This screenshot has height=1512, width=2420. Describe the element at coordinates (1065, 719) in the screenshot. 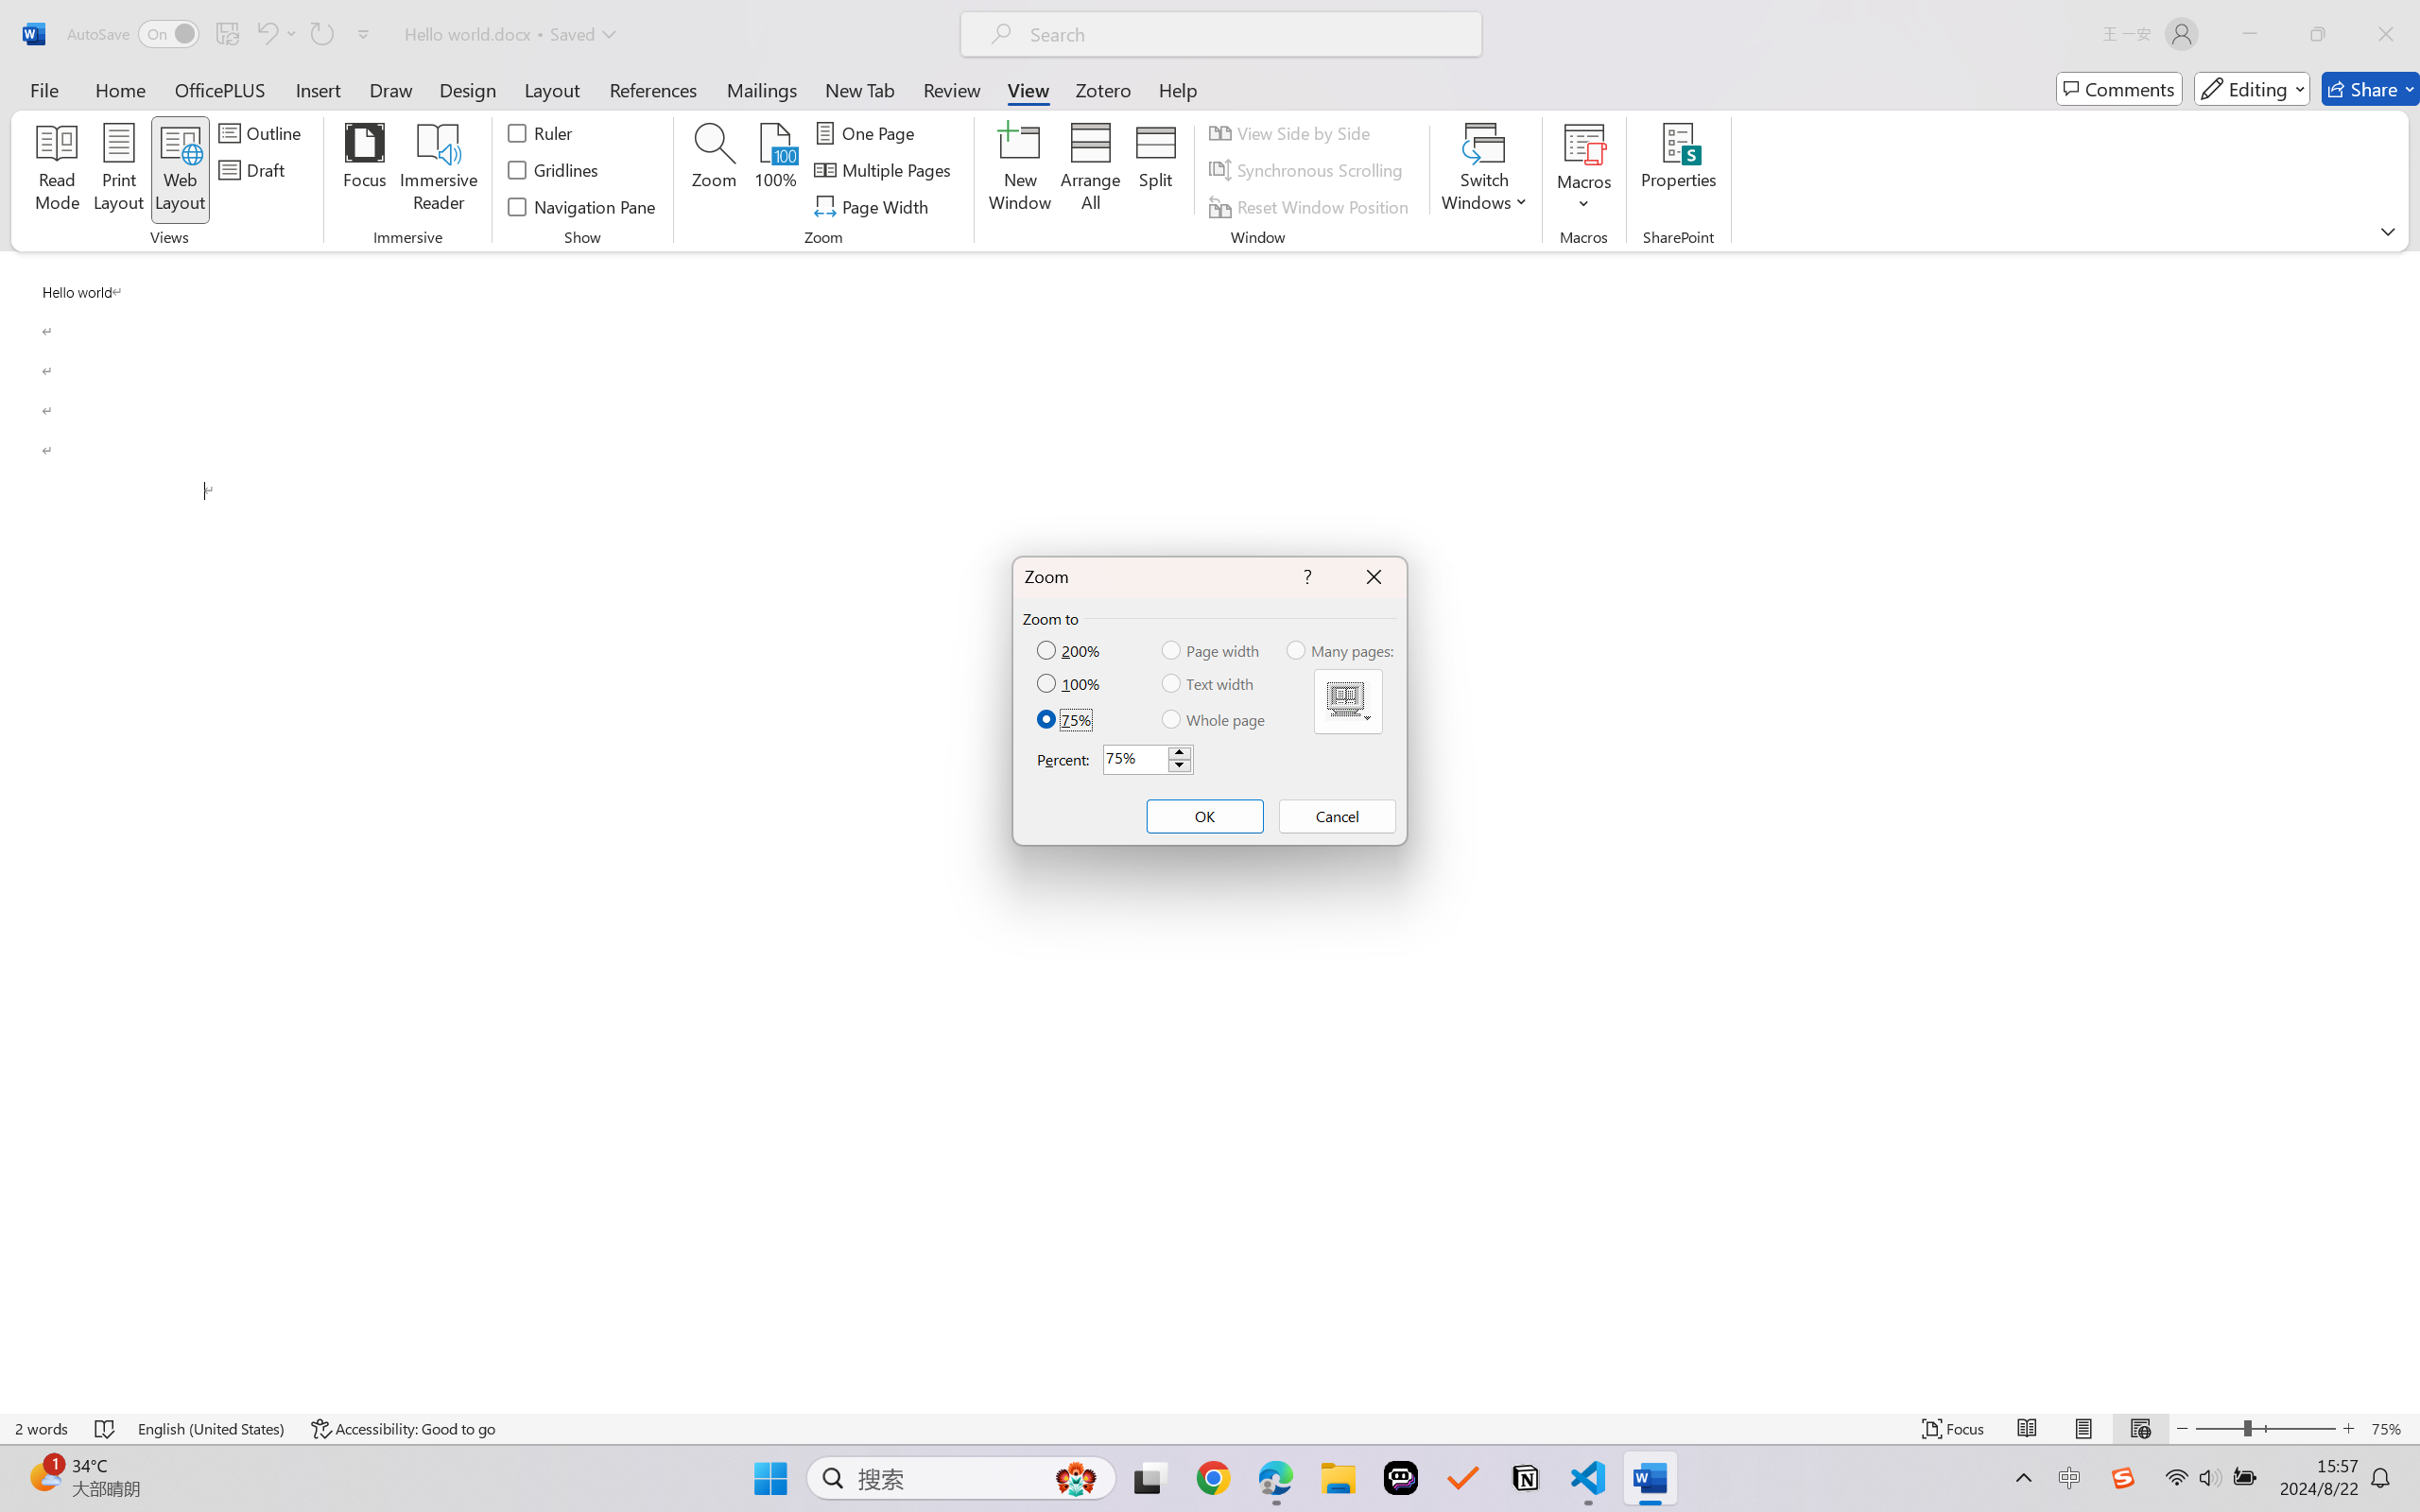

I see `'75%'` at that location.